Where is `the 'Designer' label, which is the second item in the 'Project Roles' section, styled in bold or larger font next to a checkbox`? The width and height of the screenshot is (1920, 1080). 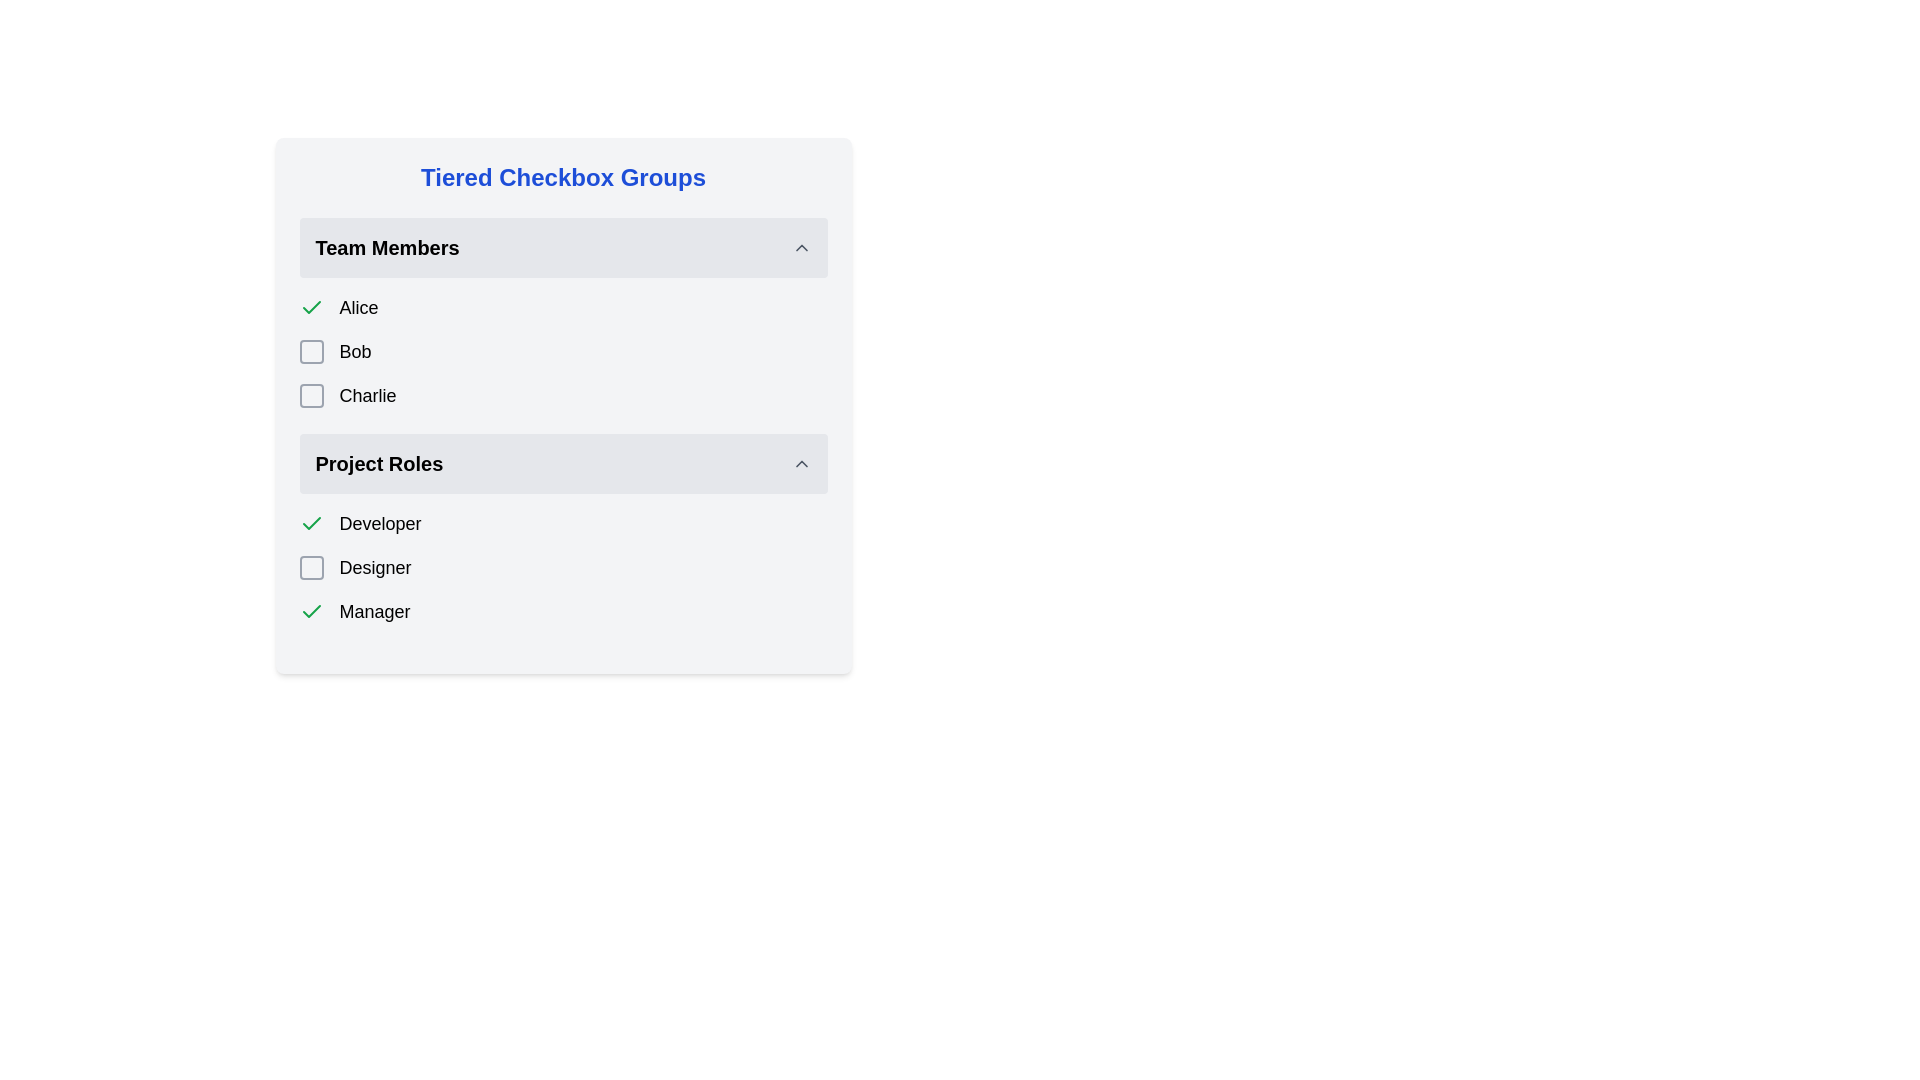
the 'Designer' label, which is the second item in the 'Project Roles' section, styled in bold or larger font next to a checkbox is located at coordinates (375, 567).